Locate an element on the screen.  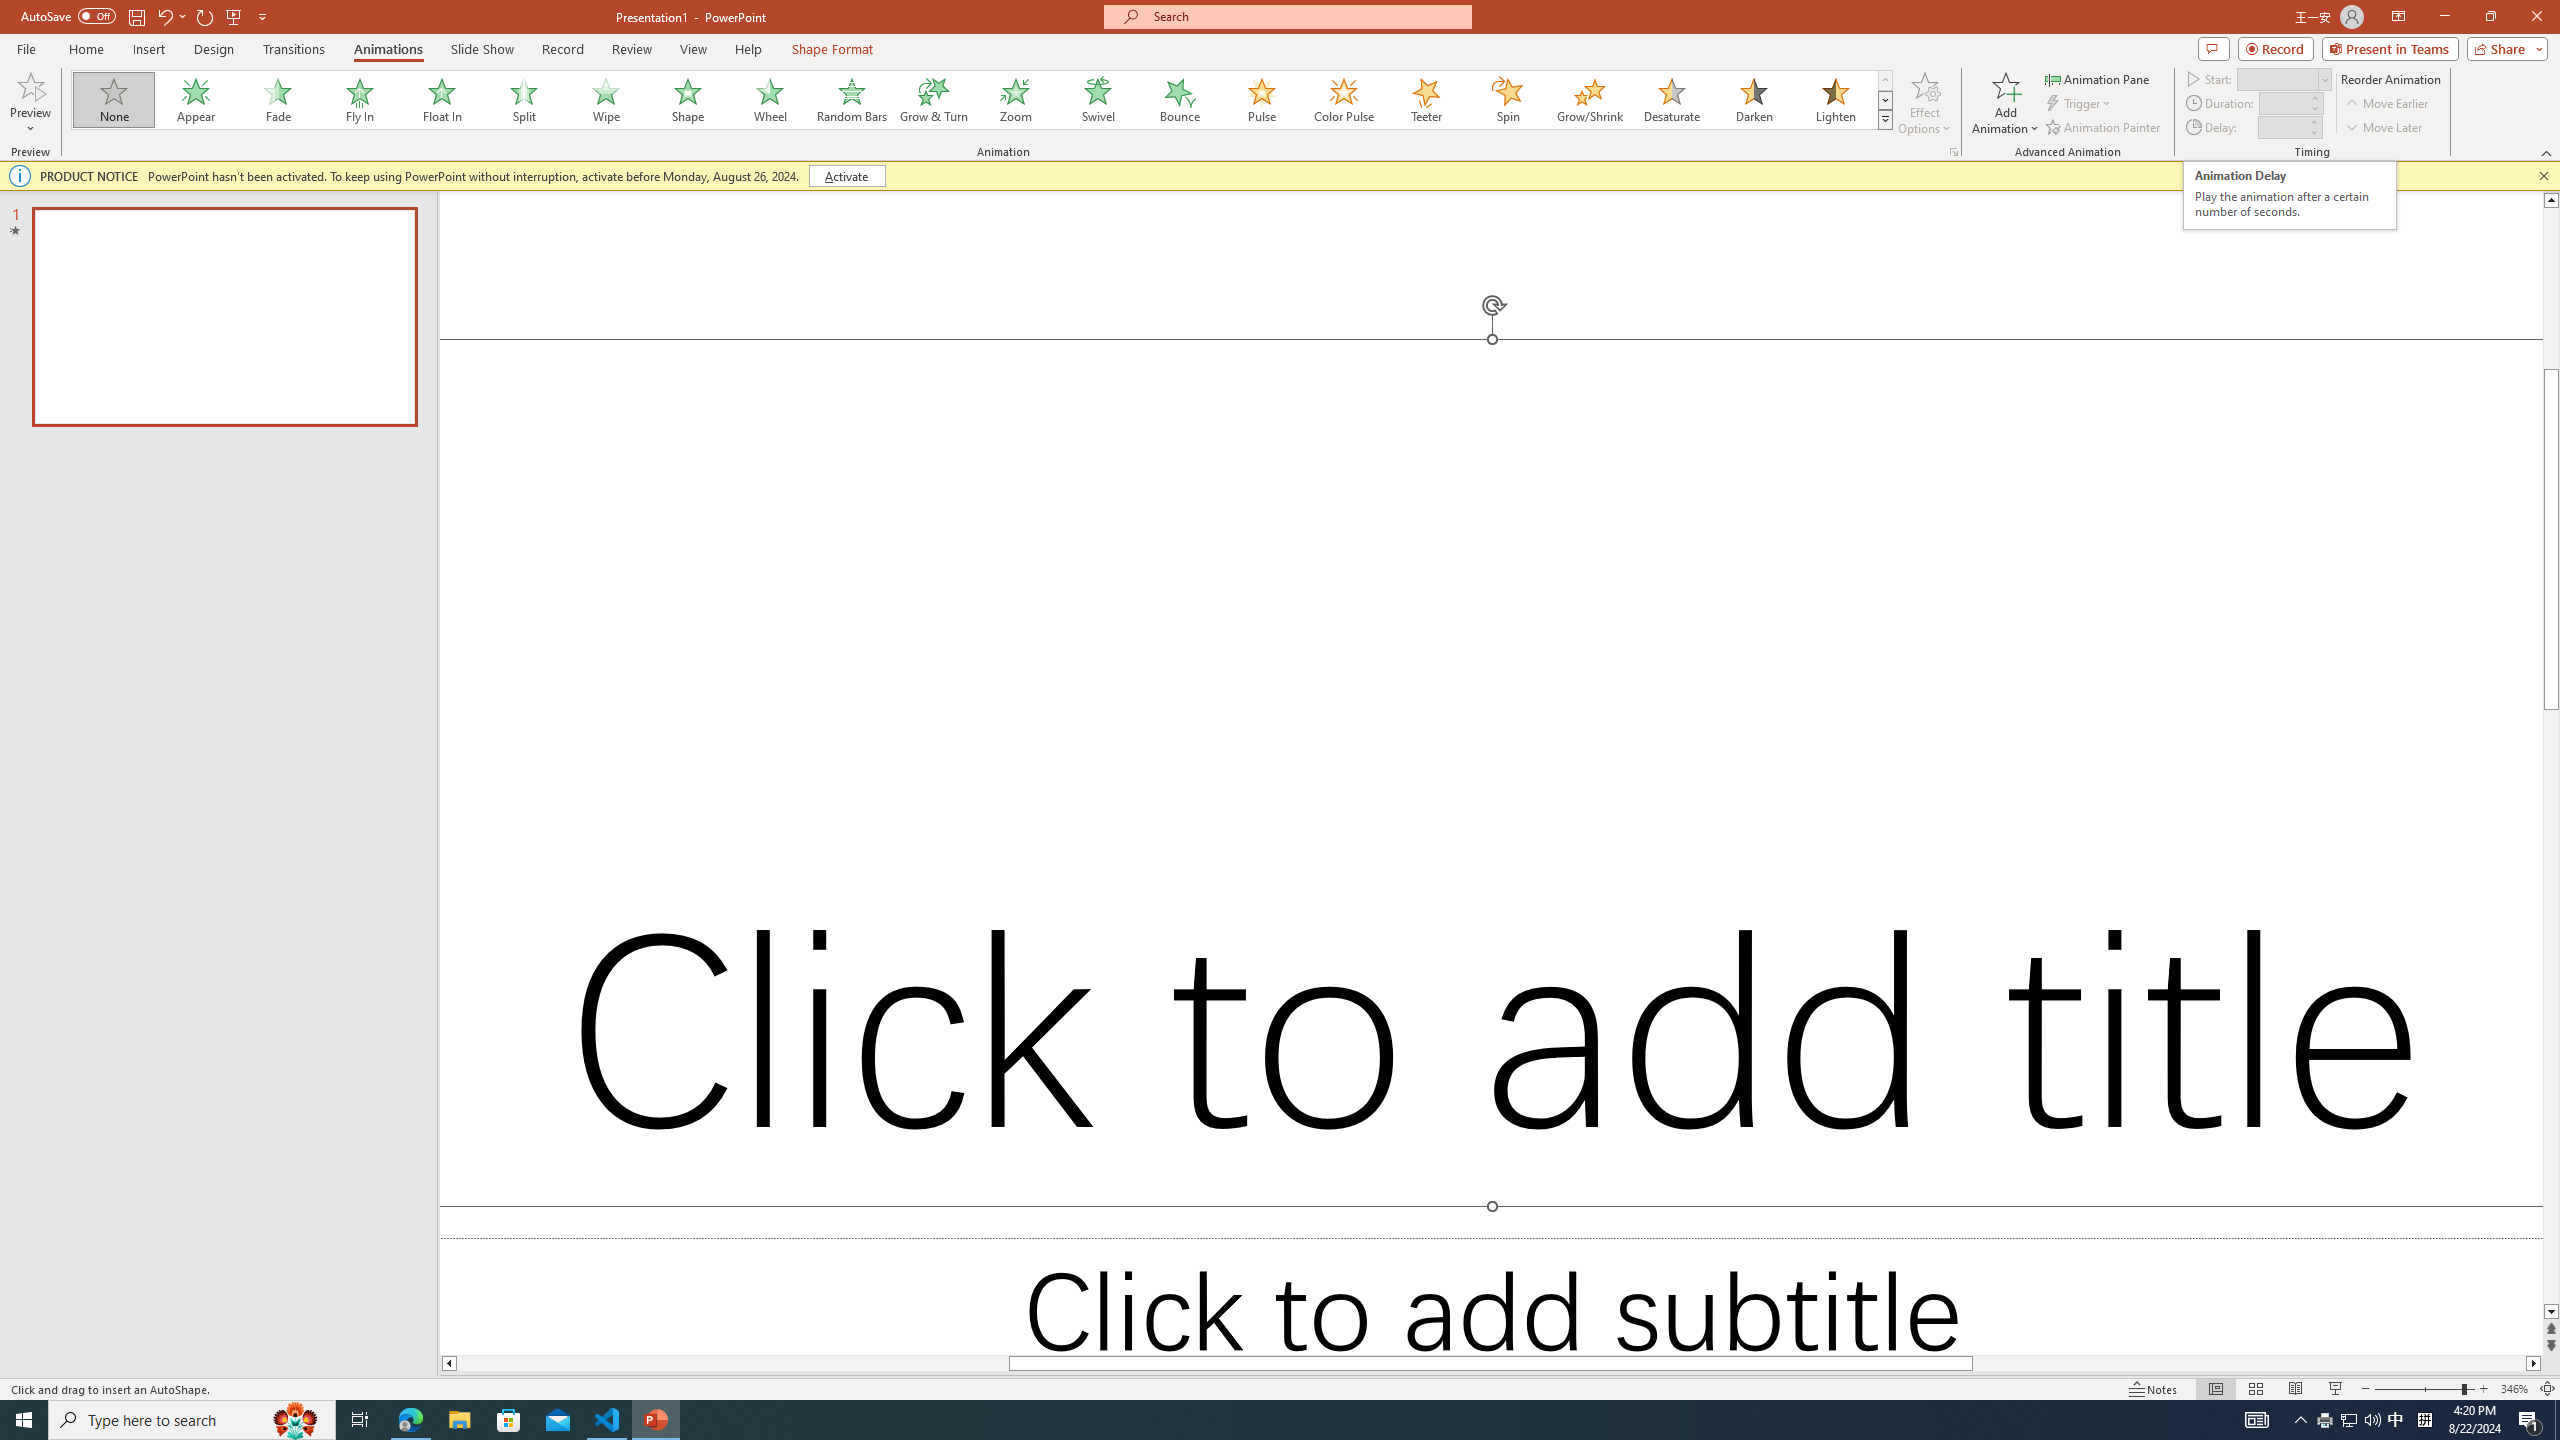
'Shape Format' is located at coordinates (832, 49).